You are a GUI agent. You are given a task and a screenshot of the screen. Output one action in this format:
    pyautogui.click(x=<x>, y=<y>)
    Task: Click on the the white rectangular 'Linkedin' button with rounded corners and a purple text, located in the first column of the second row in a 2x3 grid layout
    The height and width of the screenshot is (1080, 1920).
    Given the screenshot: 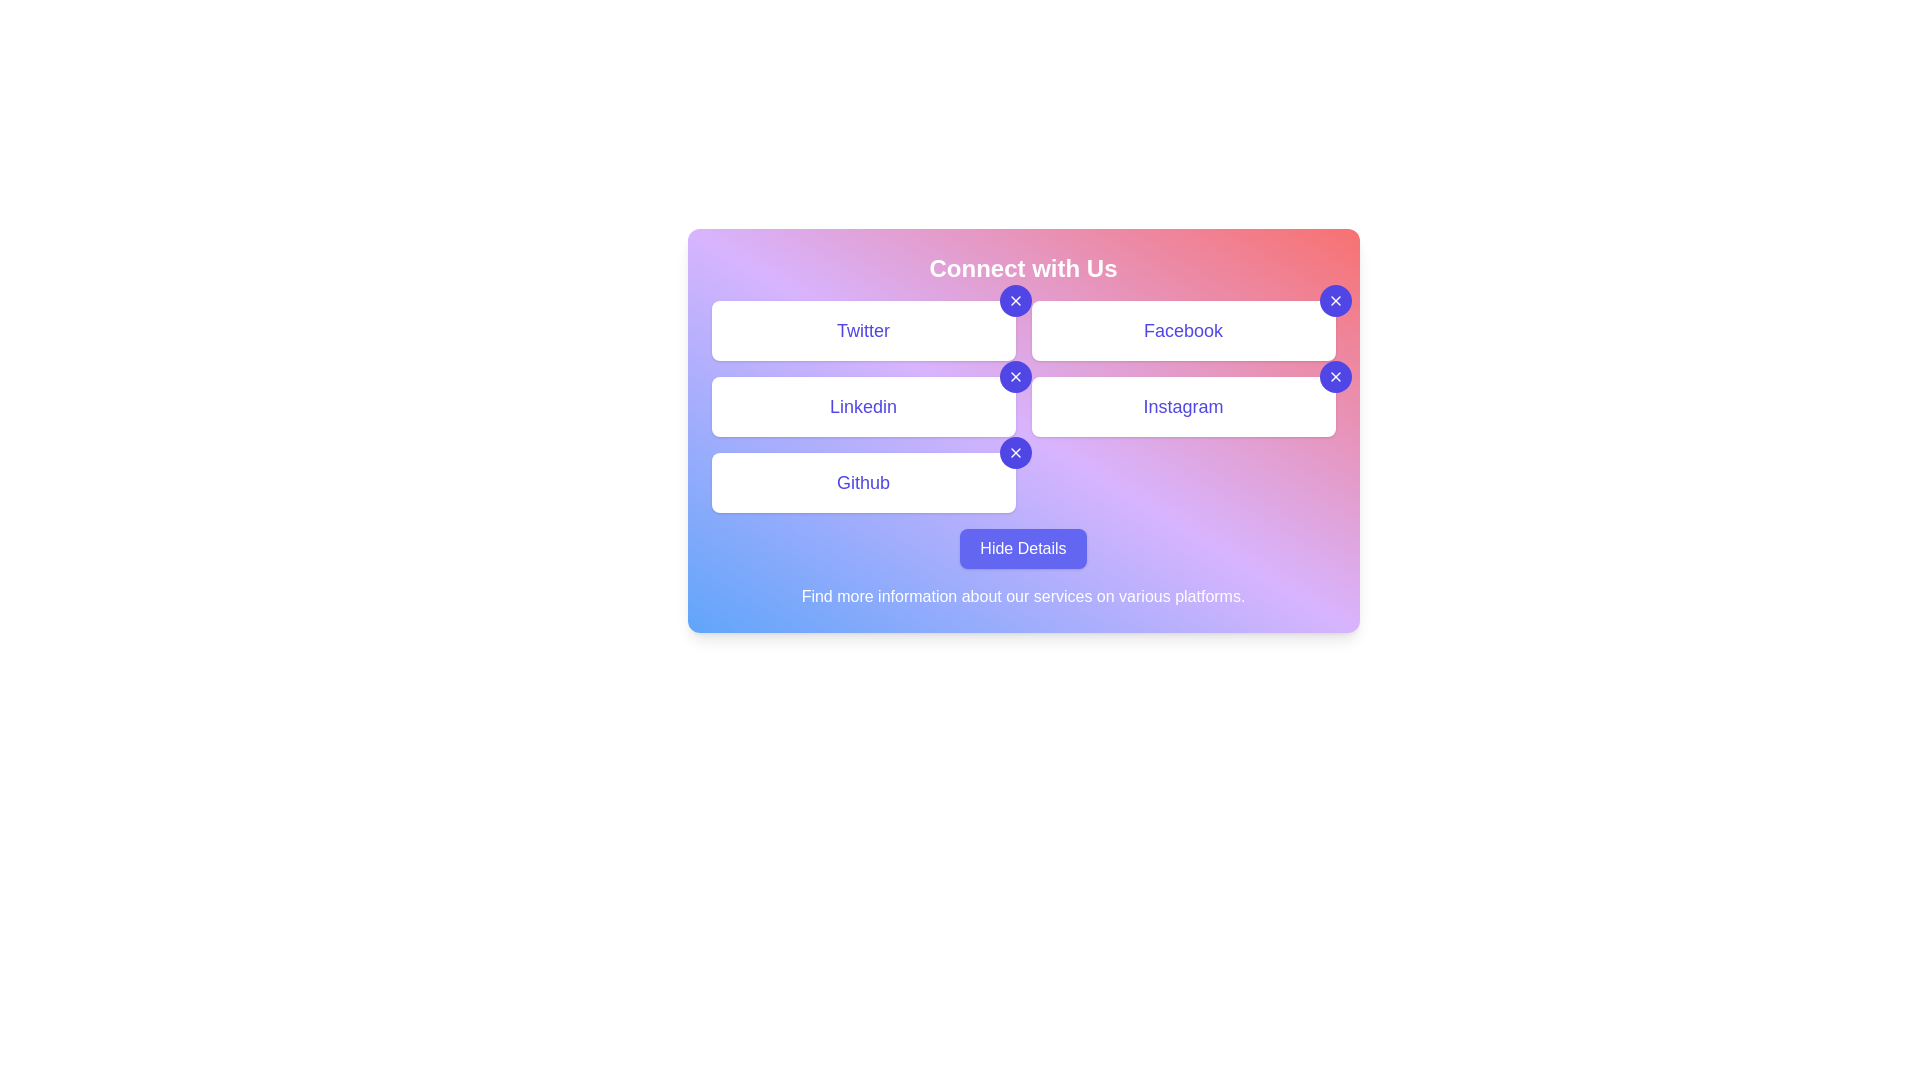 What is the action you would take?
    pyautogui.click(x=863, y=406)
    